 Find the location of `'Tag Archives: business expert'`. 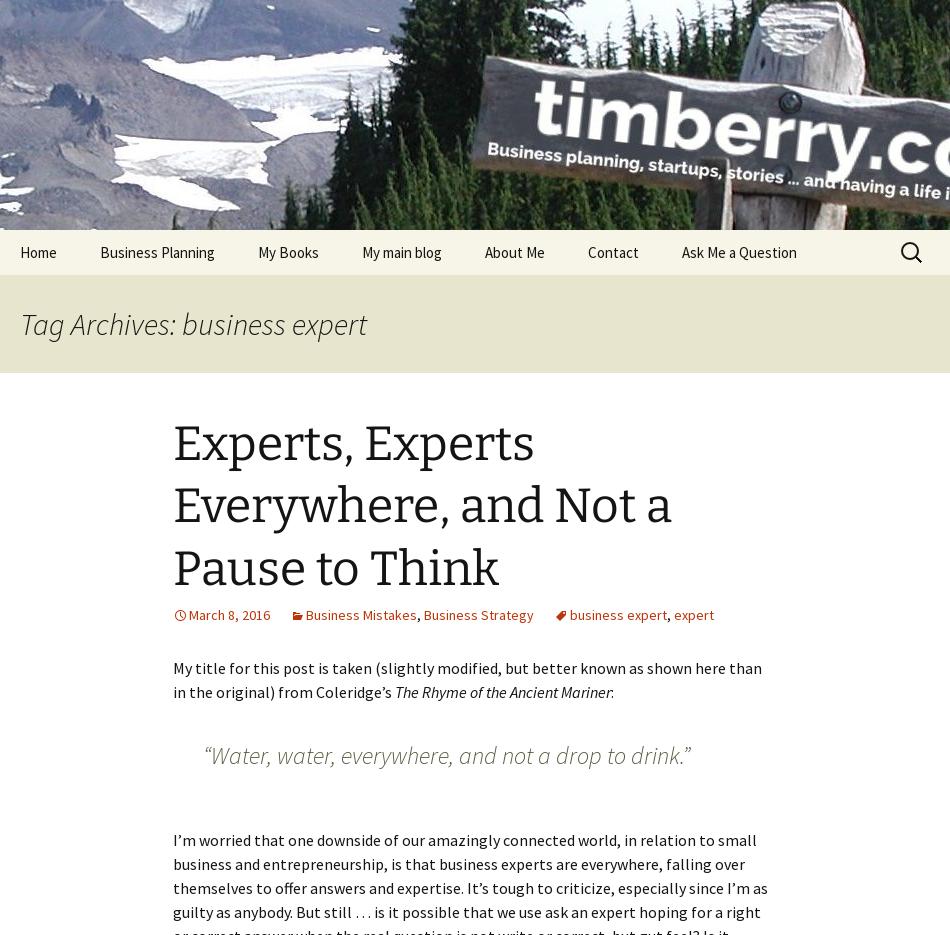

'Tag Archives: business expert' is located at coordinates (20, 323).